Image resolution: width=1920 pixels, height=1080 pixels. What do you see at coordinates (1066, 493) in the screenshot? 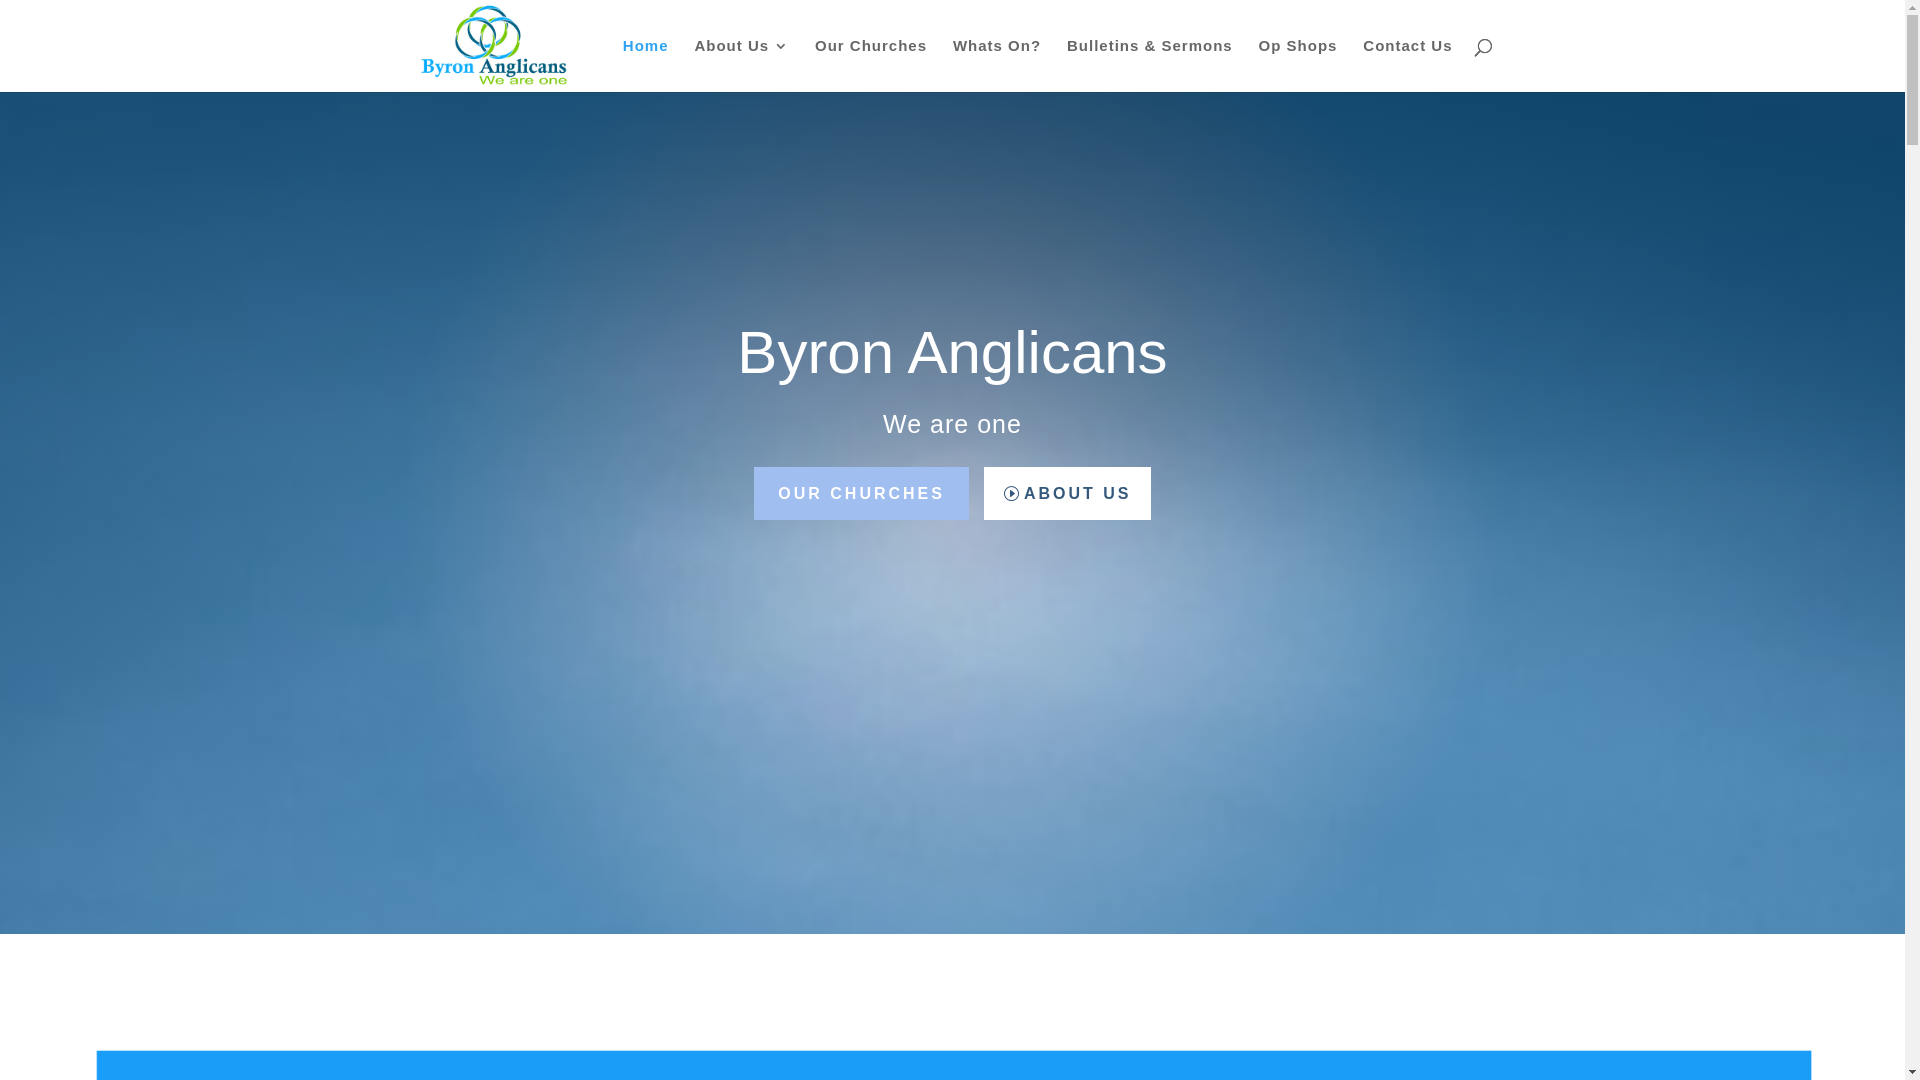
I see `'ABOUT US'` at bounding box center [1066, 493].